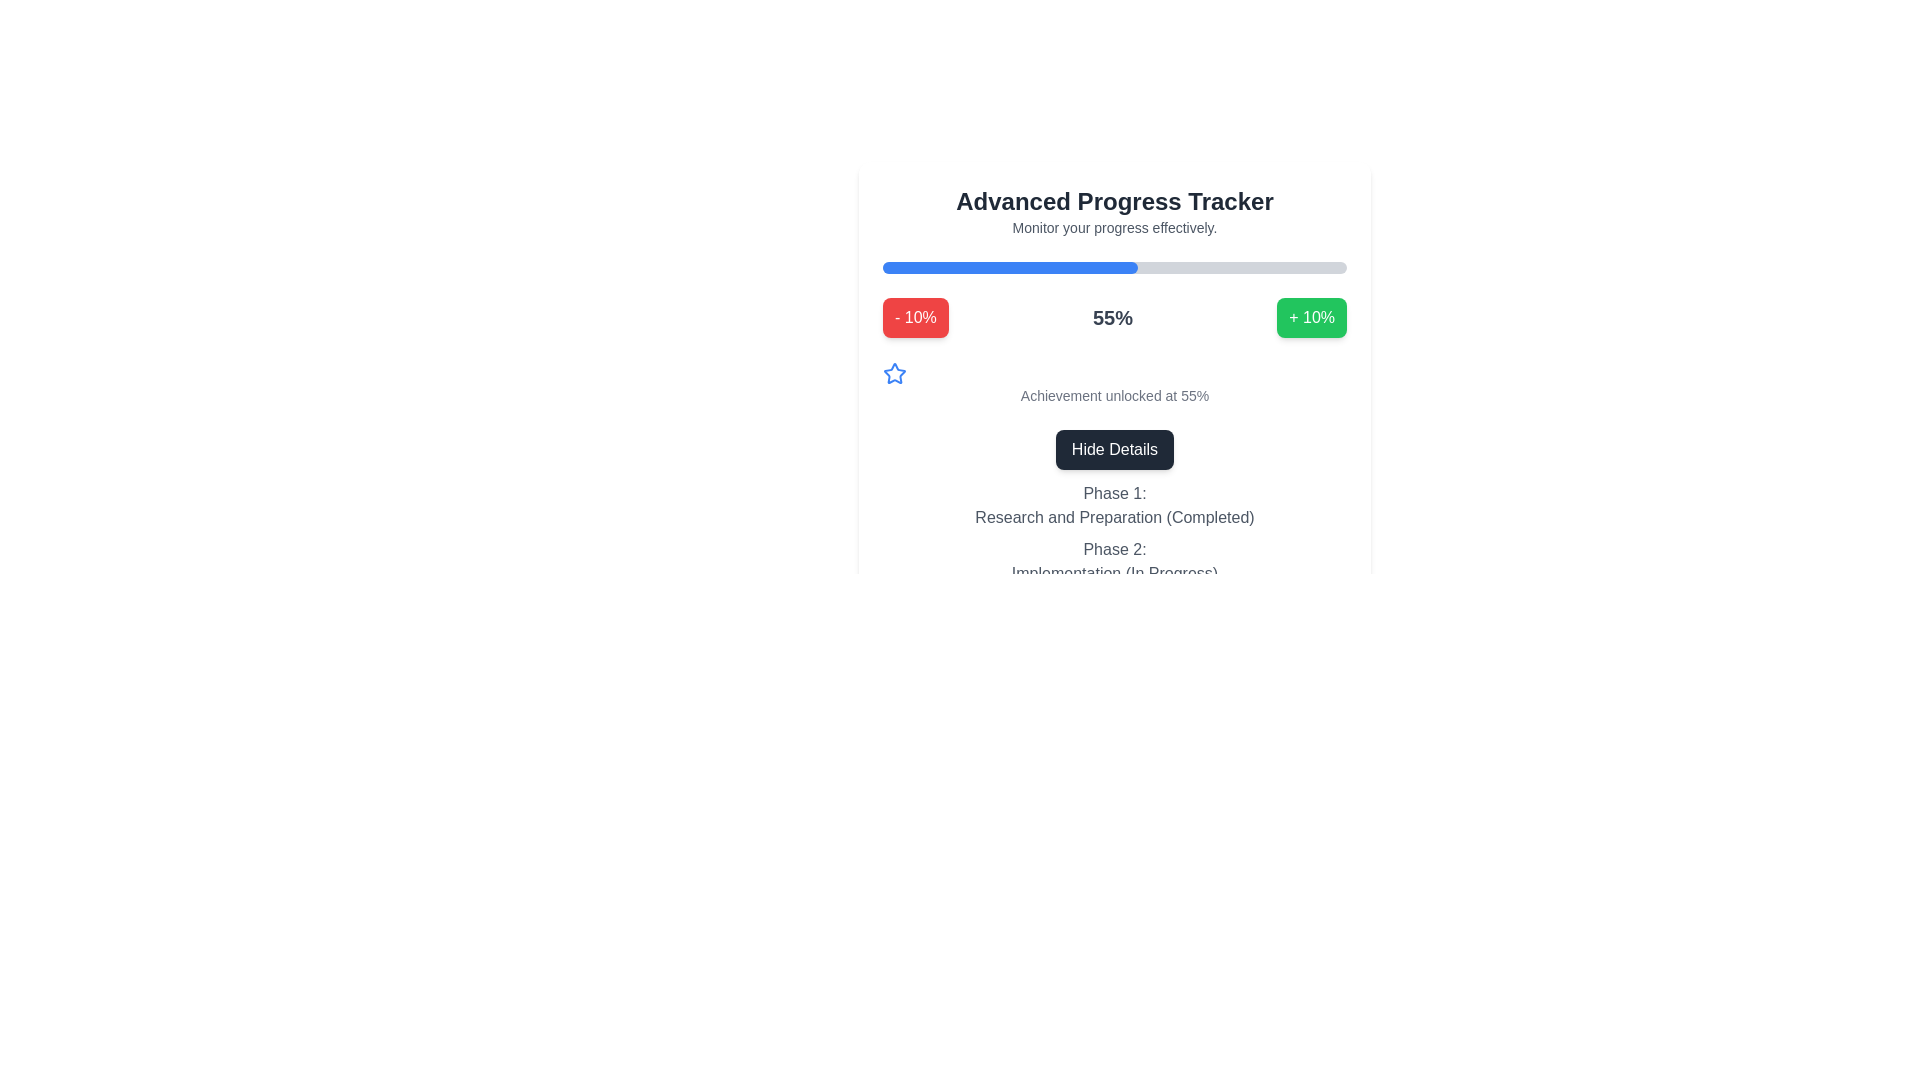 This screenshot has height=1080, width=1920. I want to click on the Text Label that reads 'Monitor your progress effectively.' which is styled with a small font size and light gray color, located below the title 'Advanced Progress Tracker', so click(1113, 226).